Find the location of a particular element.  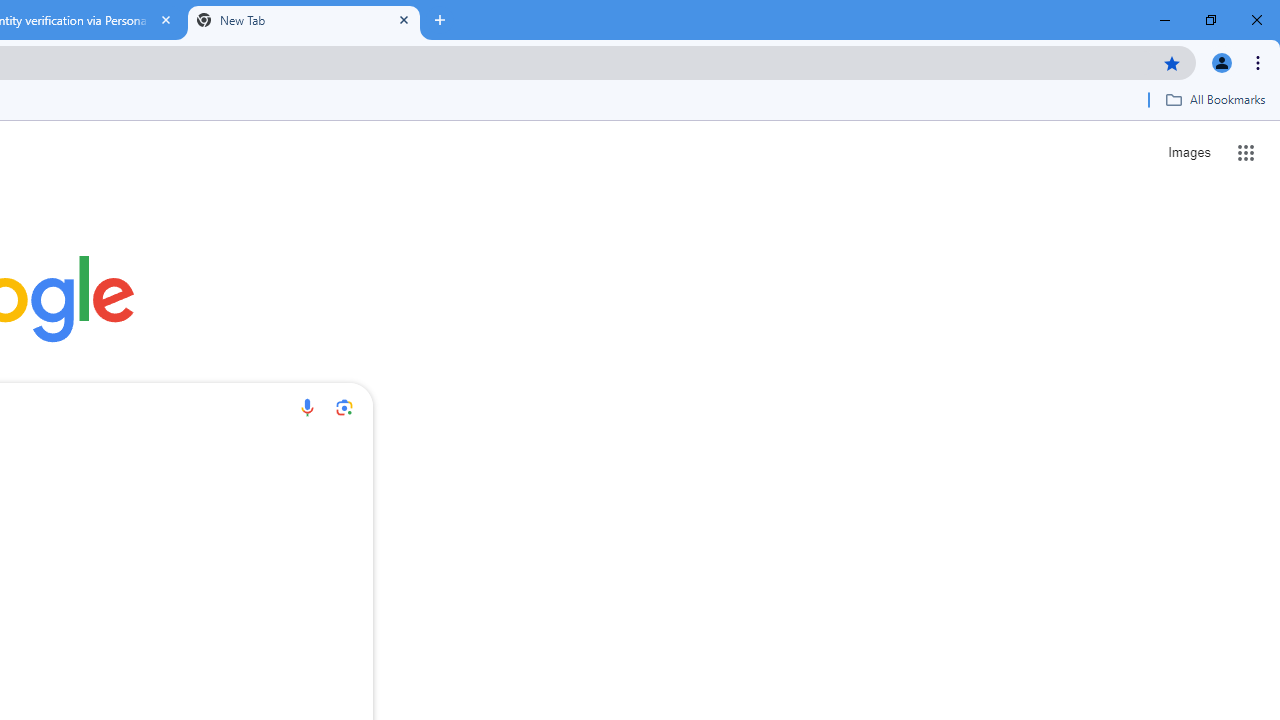

'All Bookmarks' is located at coordinates (1214, 99).